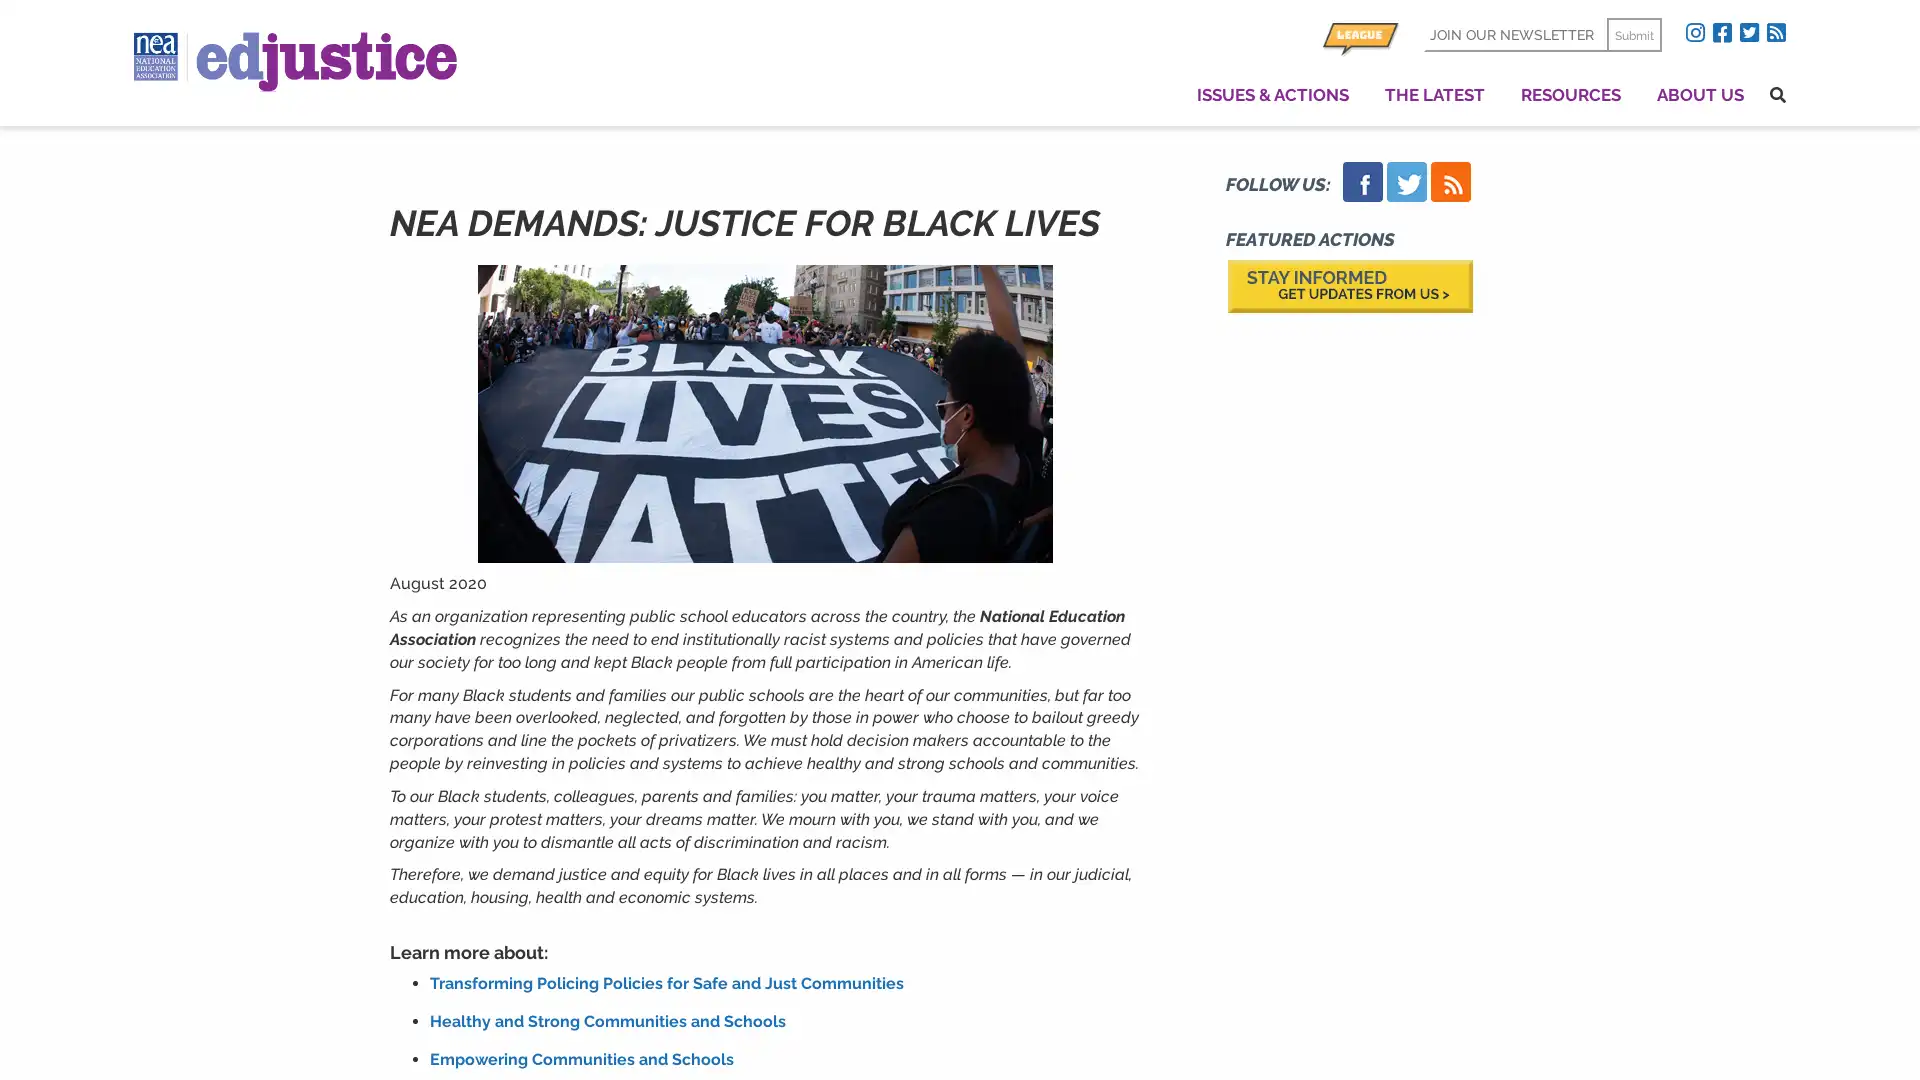 The width and height of the screenshot is (1920, 1080). Describe the element at coordinates (1633, 34) in the screenshot. I see `Submit` at that location.